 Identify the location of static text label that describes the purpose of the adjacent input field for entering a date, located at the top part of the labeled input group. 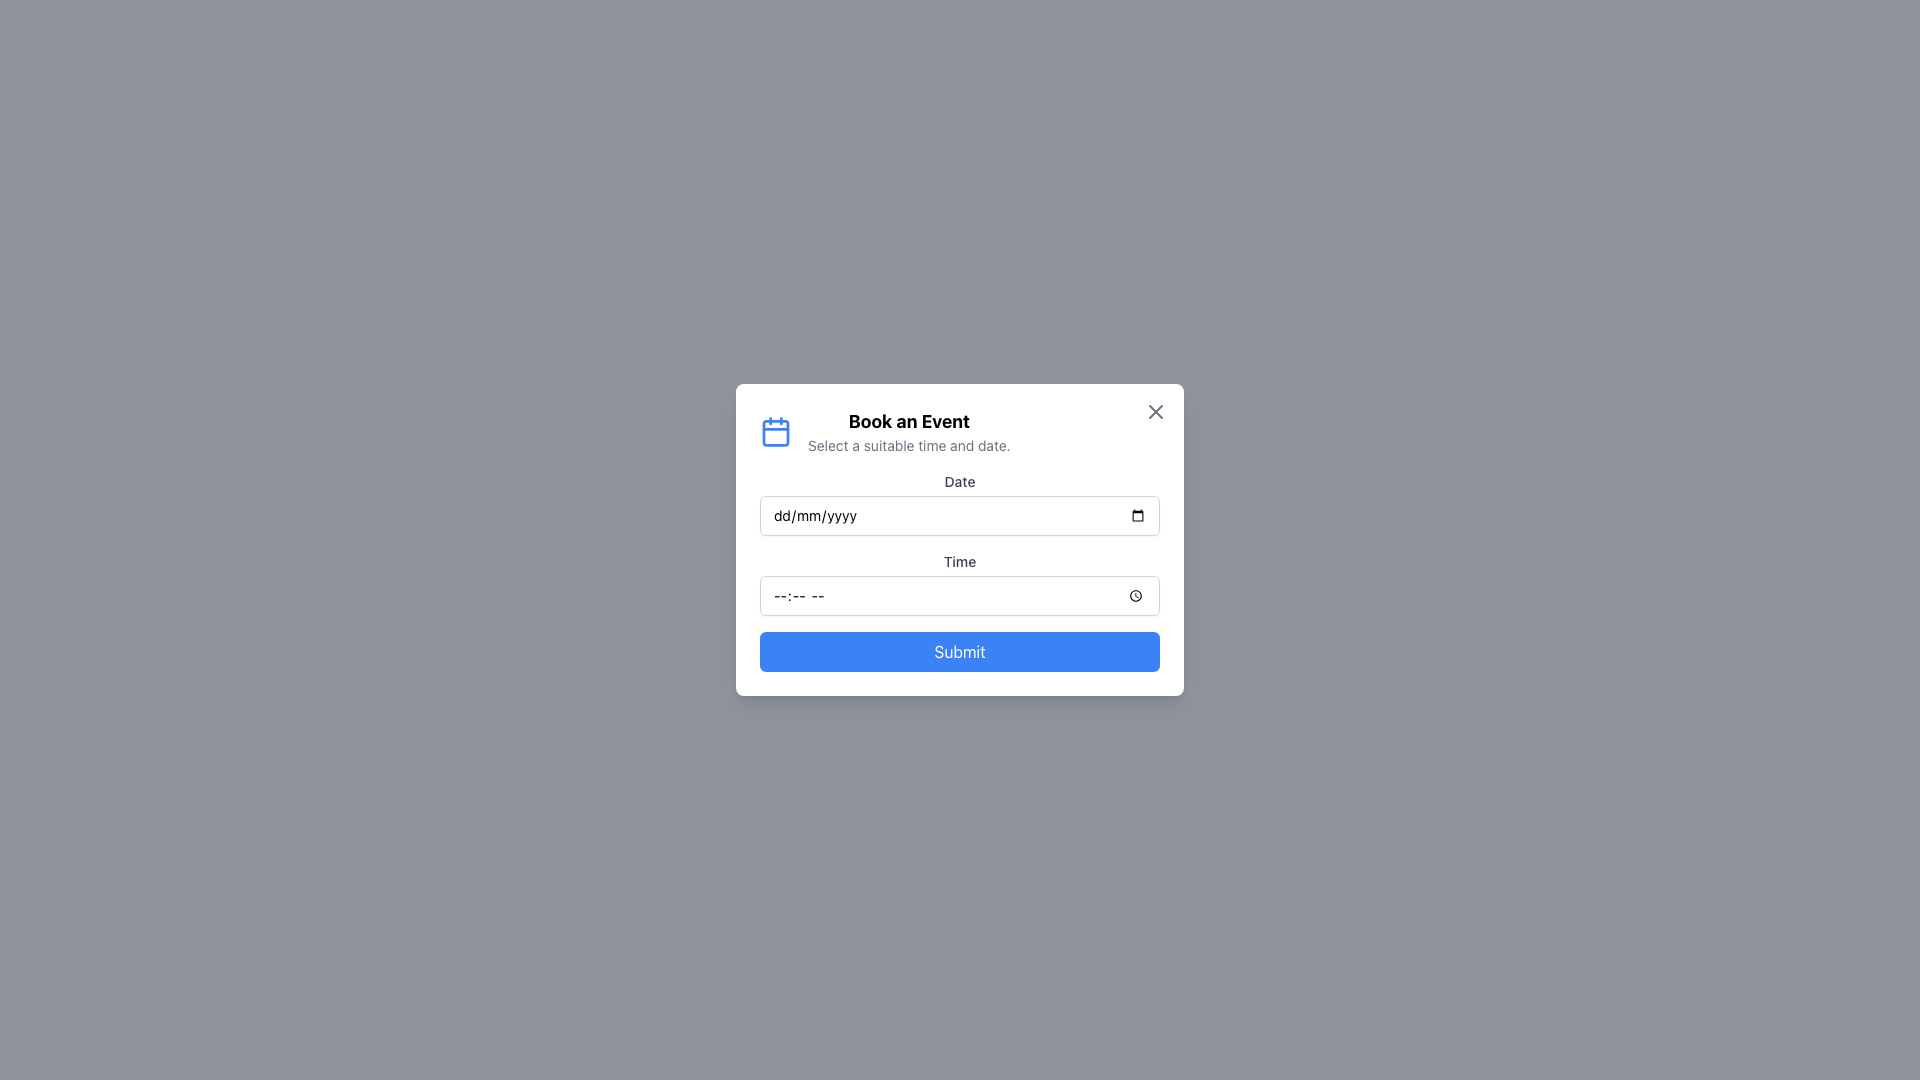
(960, 482).